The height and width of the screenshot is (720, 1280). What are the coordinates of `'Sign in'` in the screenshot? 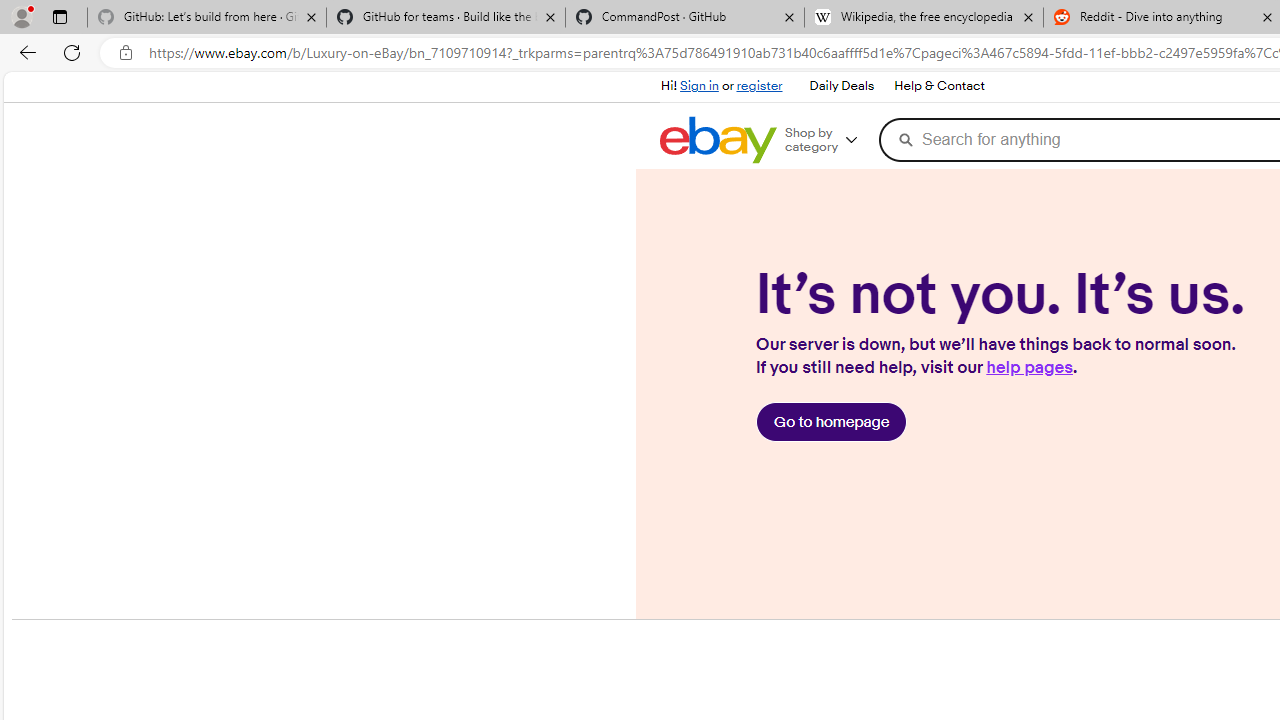 It's located at (699, 85).